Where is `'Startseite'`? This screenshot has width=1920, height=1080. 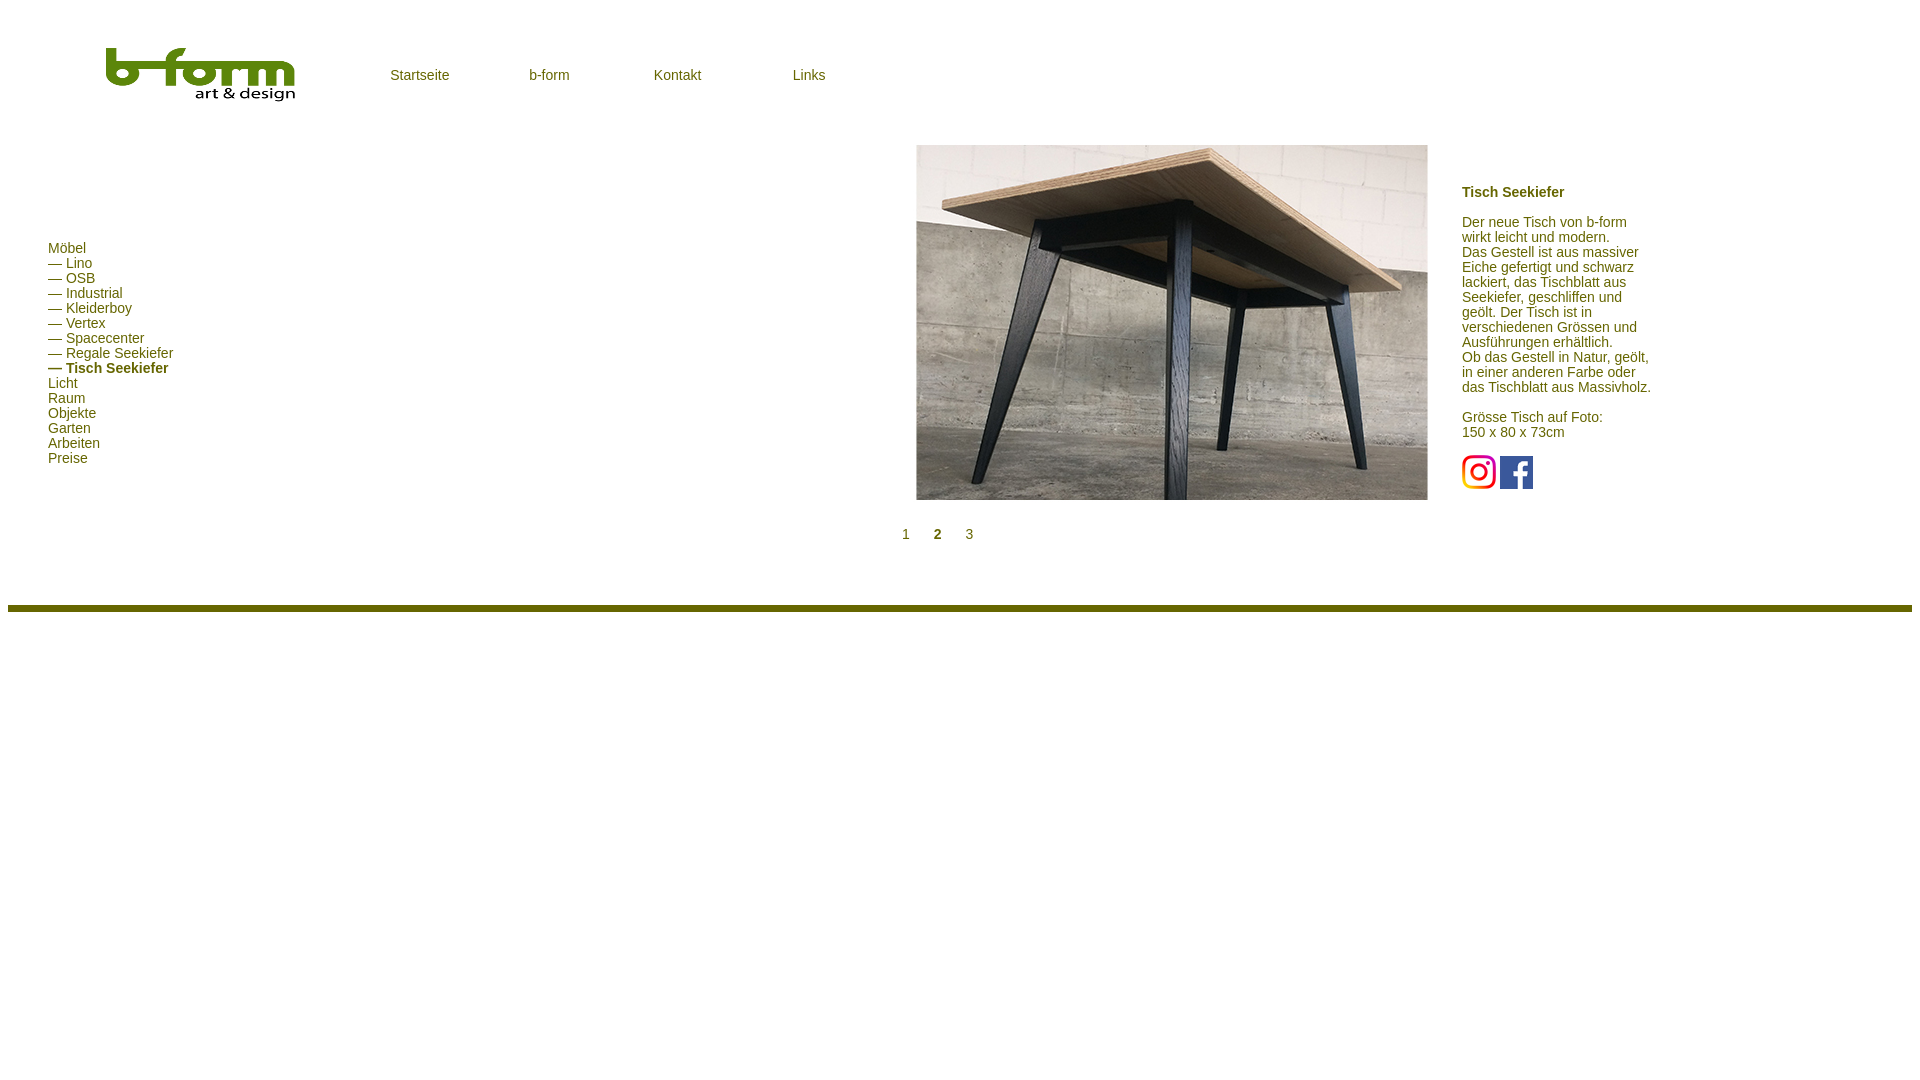 'Startseite' is located at coordinates (389, 73).